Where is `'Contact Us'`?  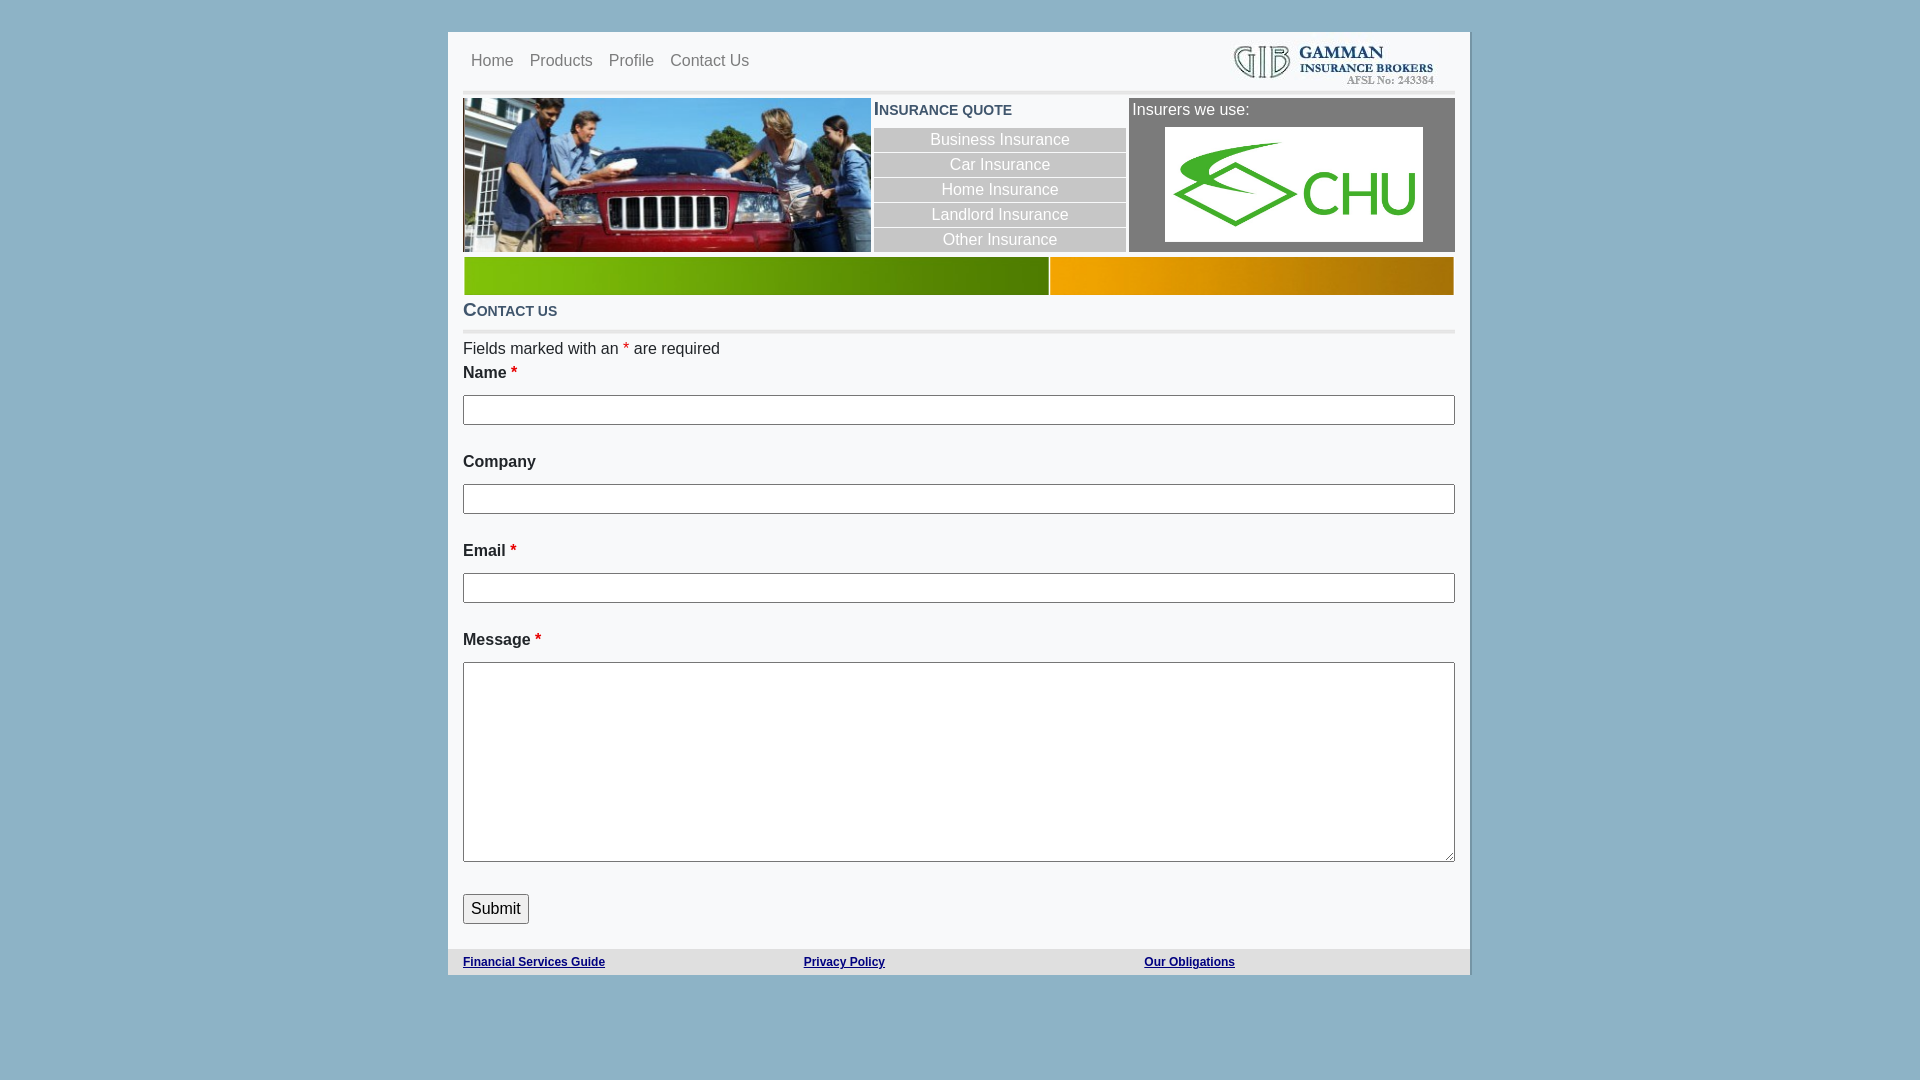
'Contact Us' is located at coordinates (709, 60).